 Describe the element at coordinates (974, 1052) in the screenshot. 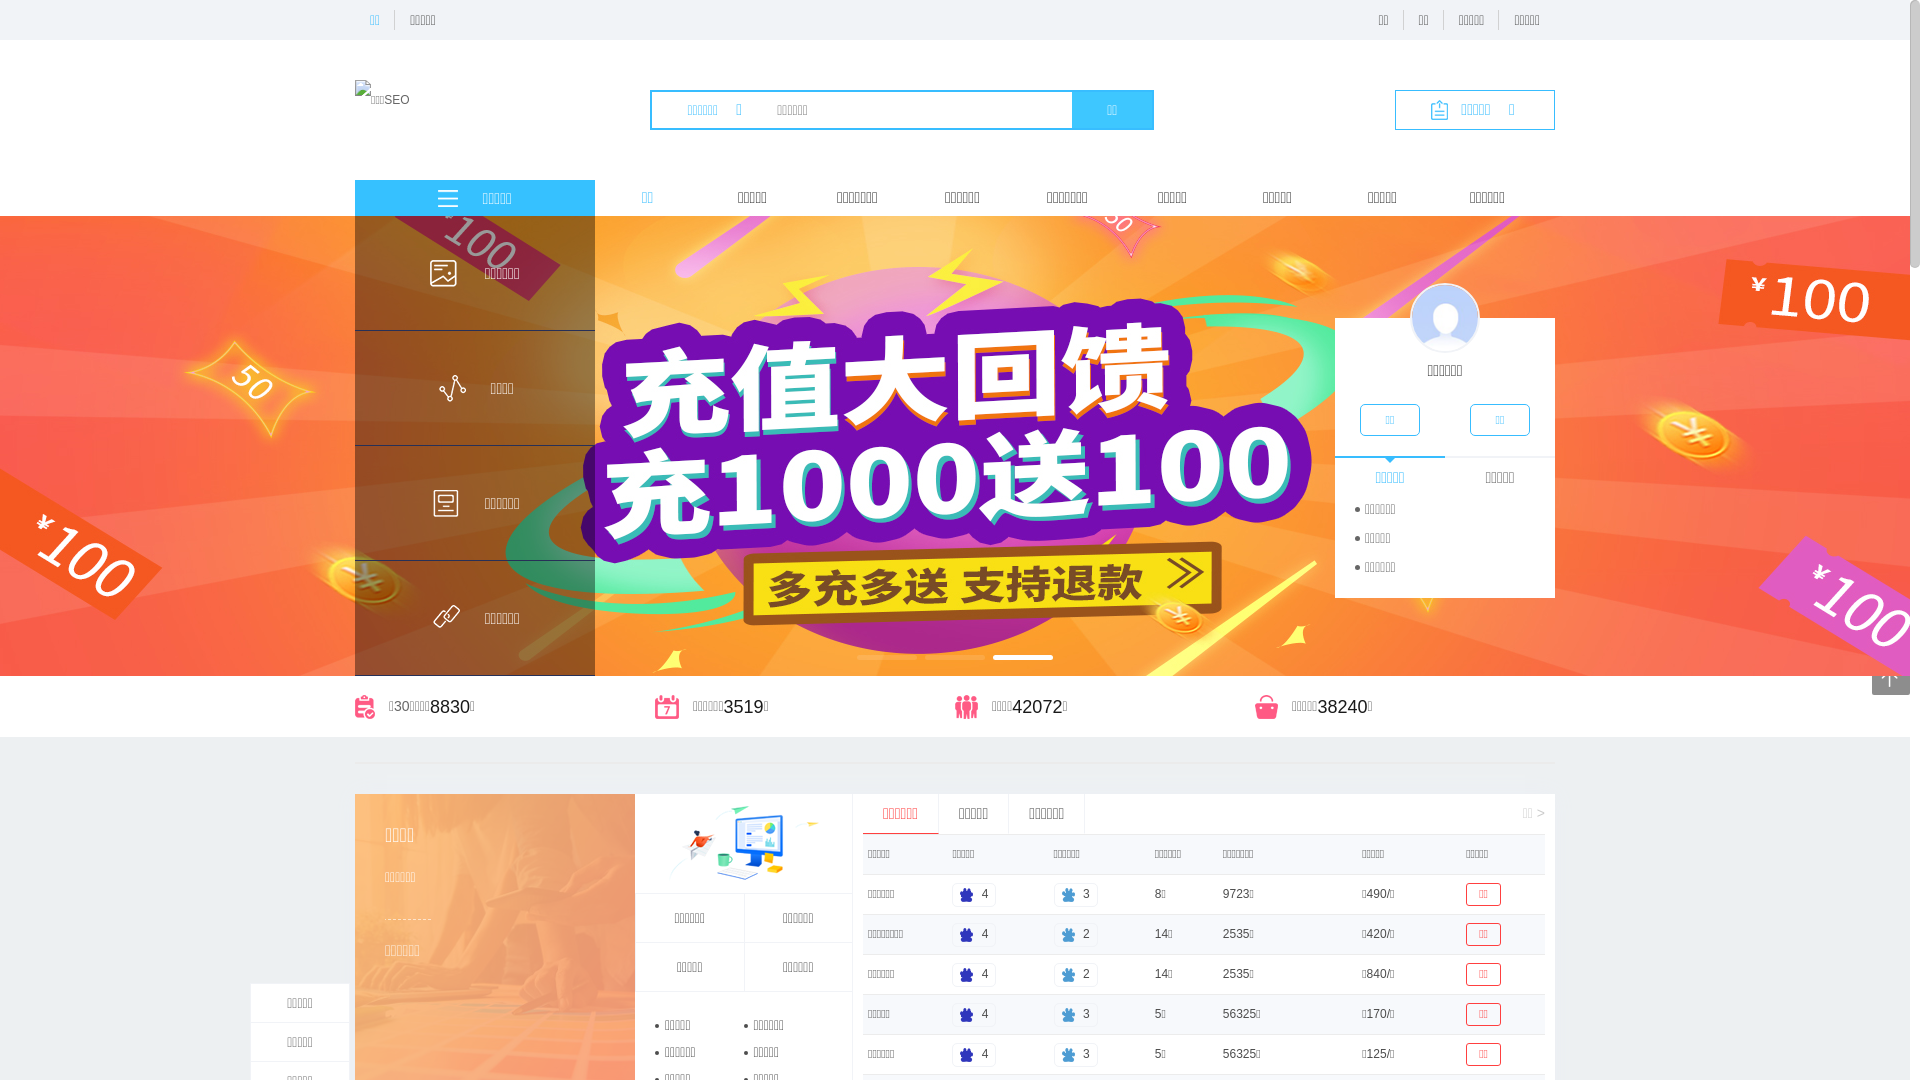

I see `'4'` at that location.